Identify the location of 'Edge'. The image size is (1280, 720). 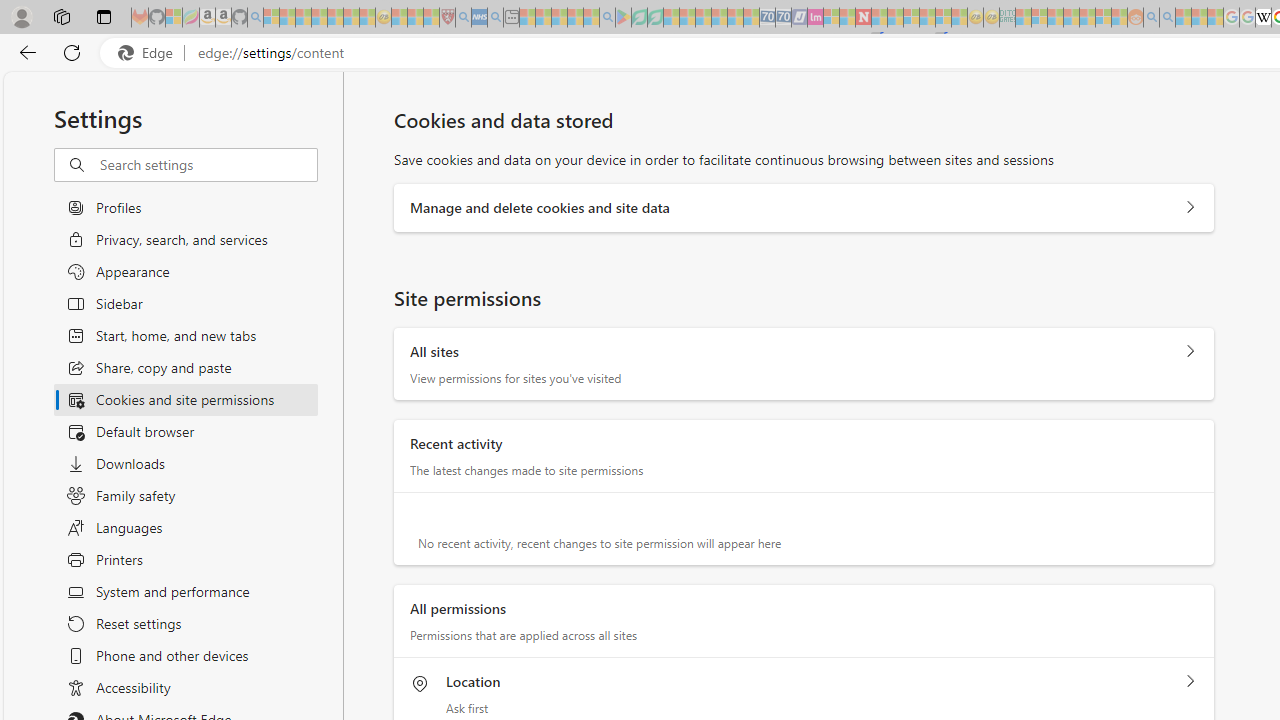
(149, 52).